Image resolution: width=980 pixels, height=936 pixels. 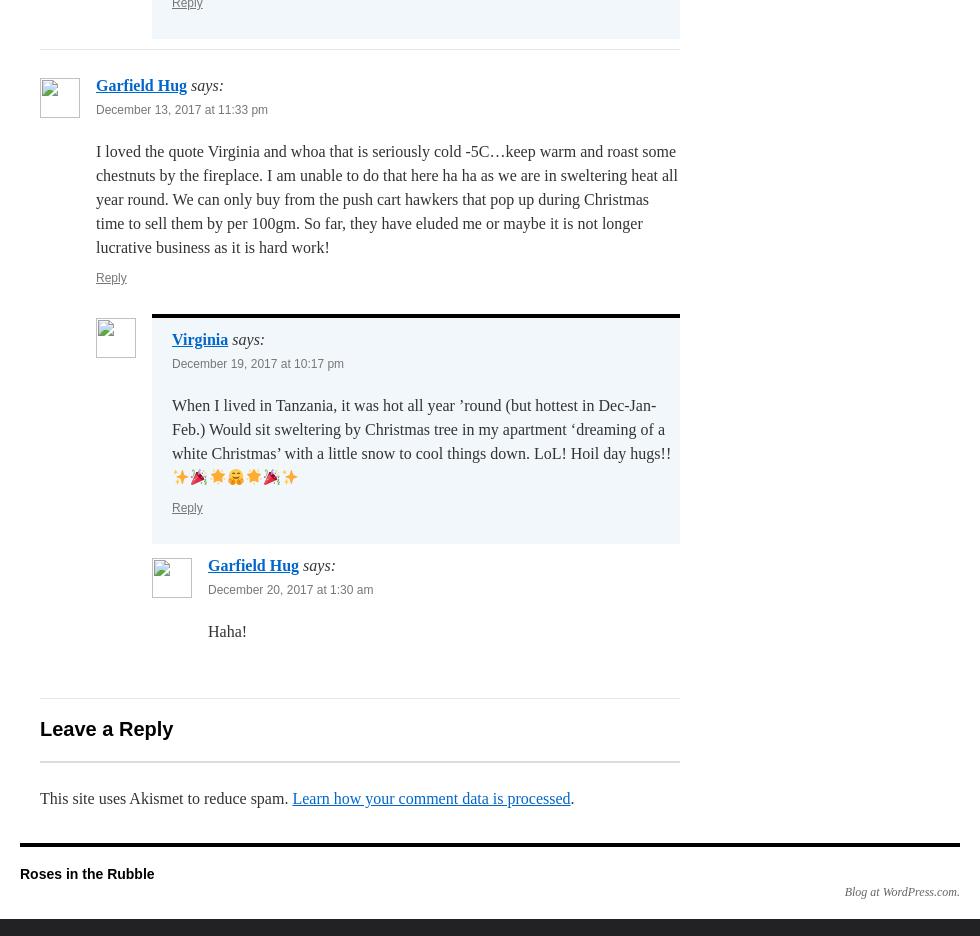 What do you see at coordinates (431, 797) in the screenshot?
I see `'Learn how your comment data is processed'` at bounding box center [431, 797].